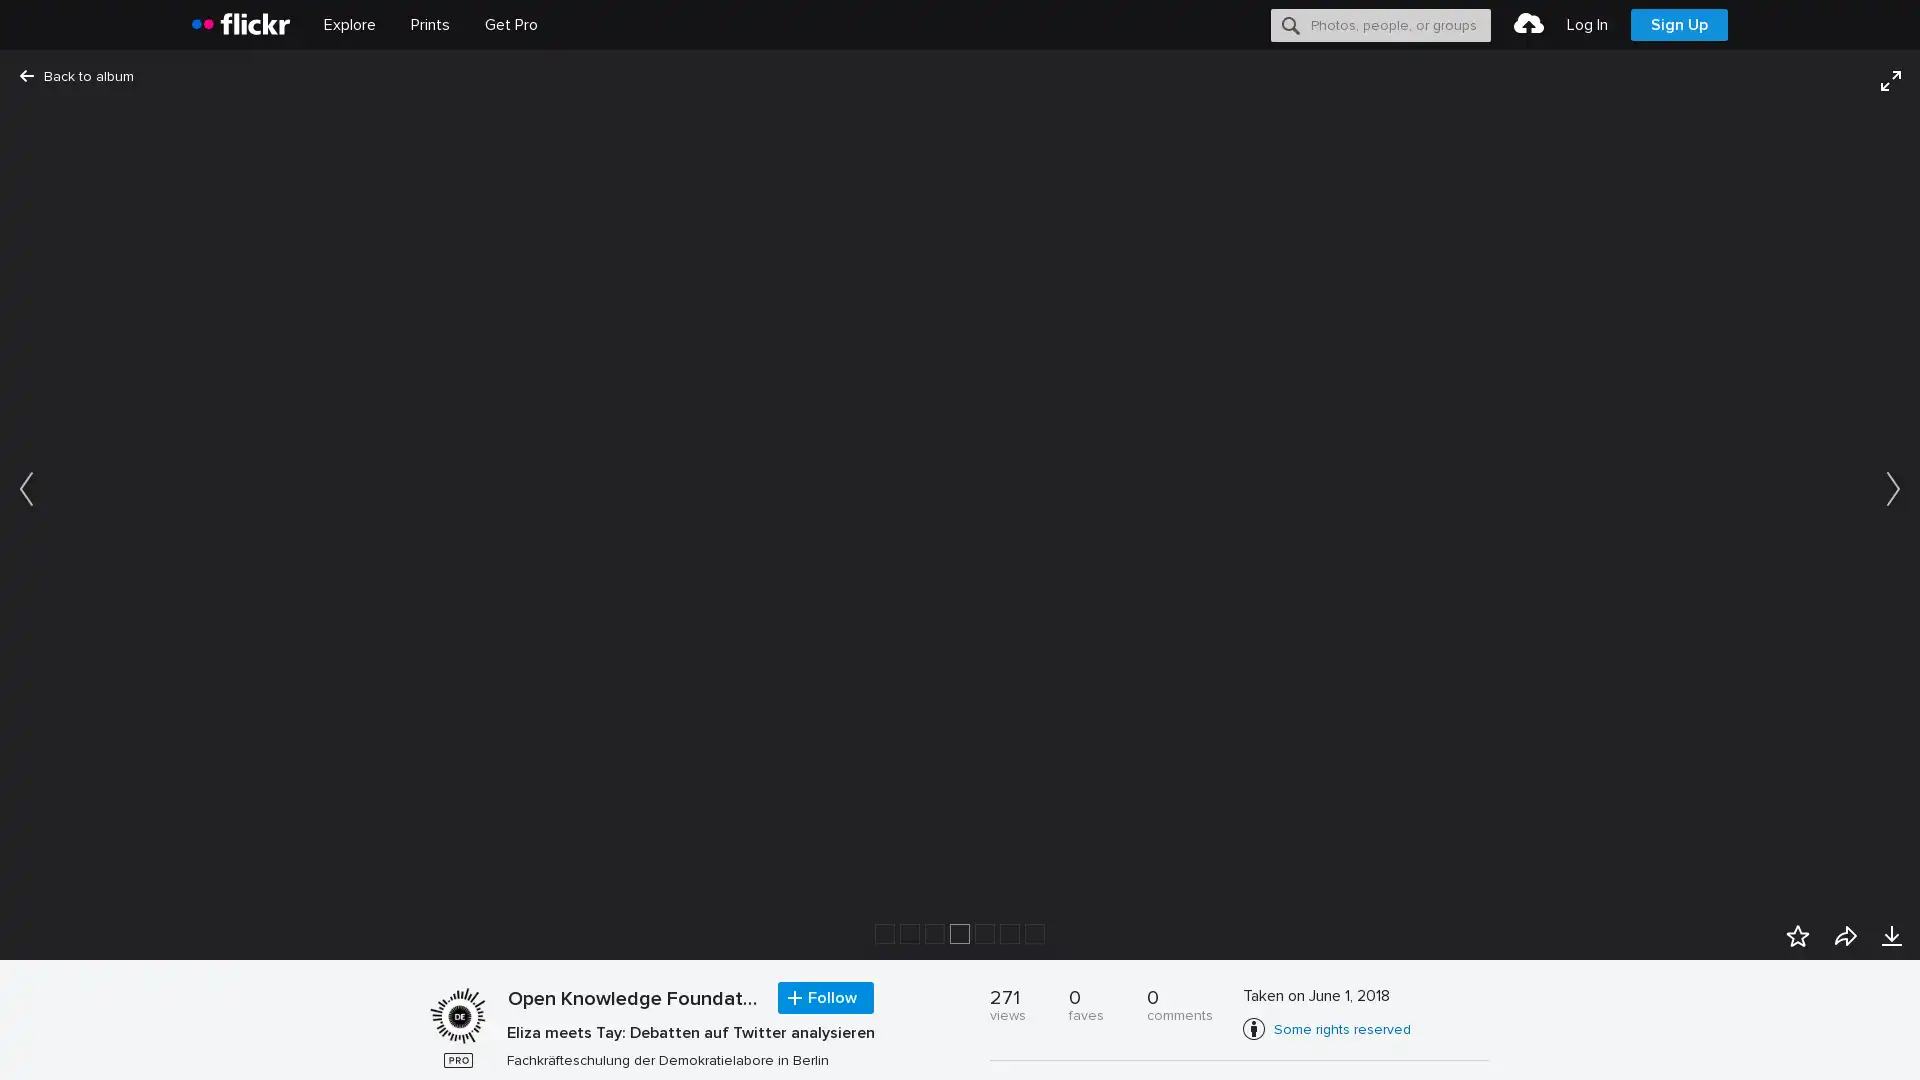  I want to click on Search, so click(1291, 24).